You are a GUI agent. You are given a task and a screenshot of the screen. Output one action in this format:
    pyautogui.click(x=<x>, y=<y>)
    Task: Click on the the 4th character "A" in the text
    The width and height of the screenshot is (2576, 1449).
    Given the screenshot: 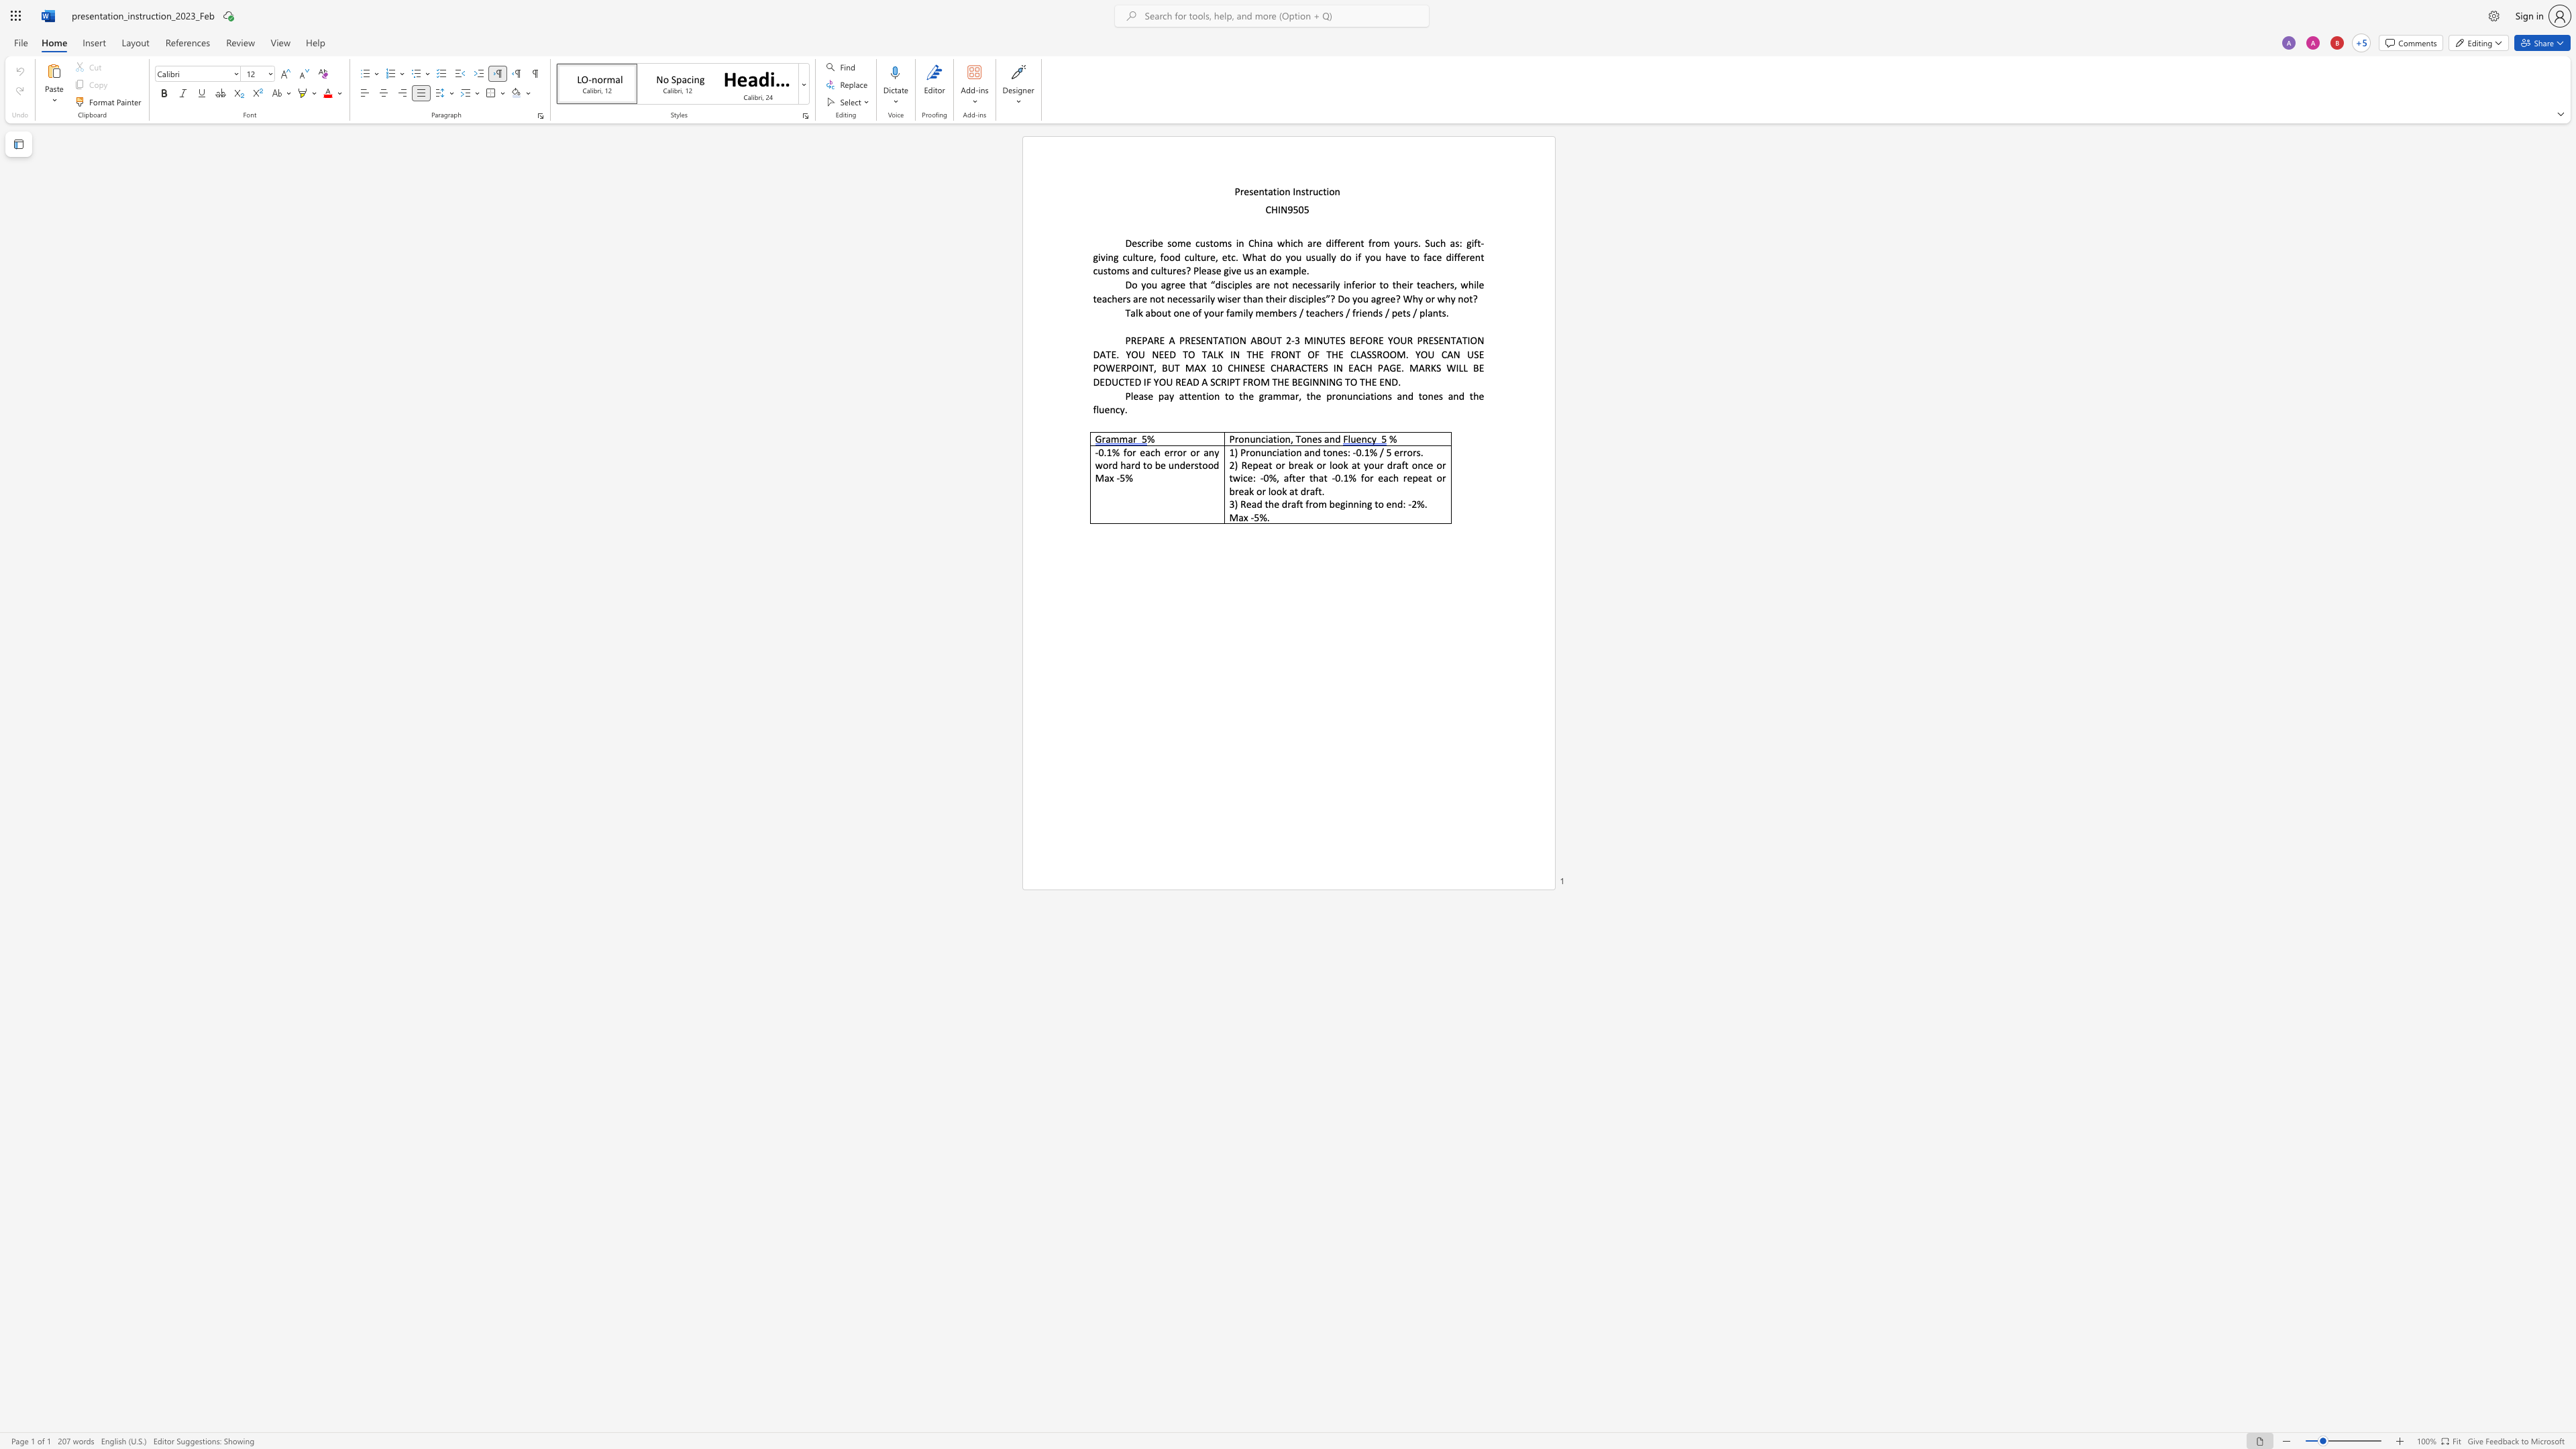 What is the action you would take?
    pyautogui.click(x=1252, y=339)
    